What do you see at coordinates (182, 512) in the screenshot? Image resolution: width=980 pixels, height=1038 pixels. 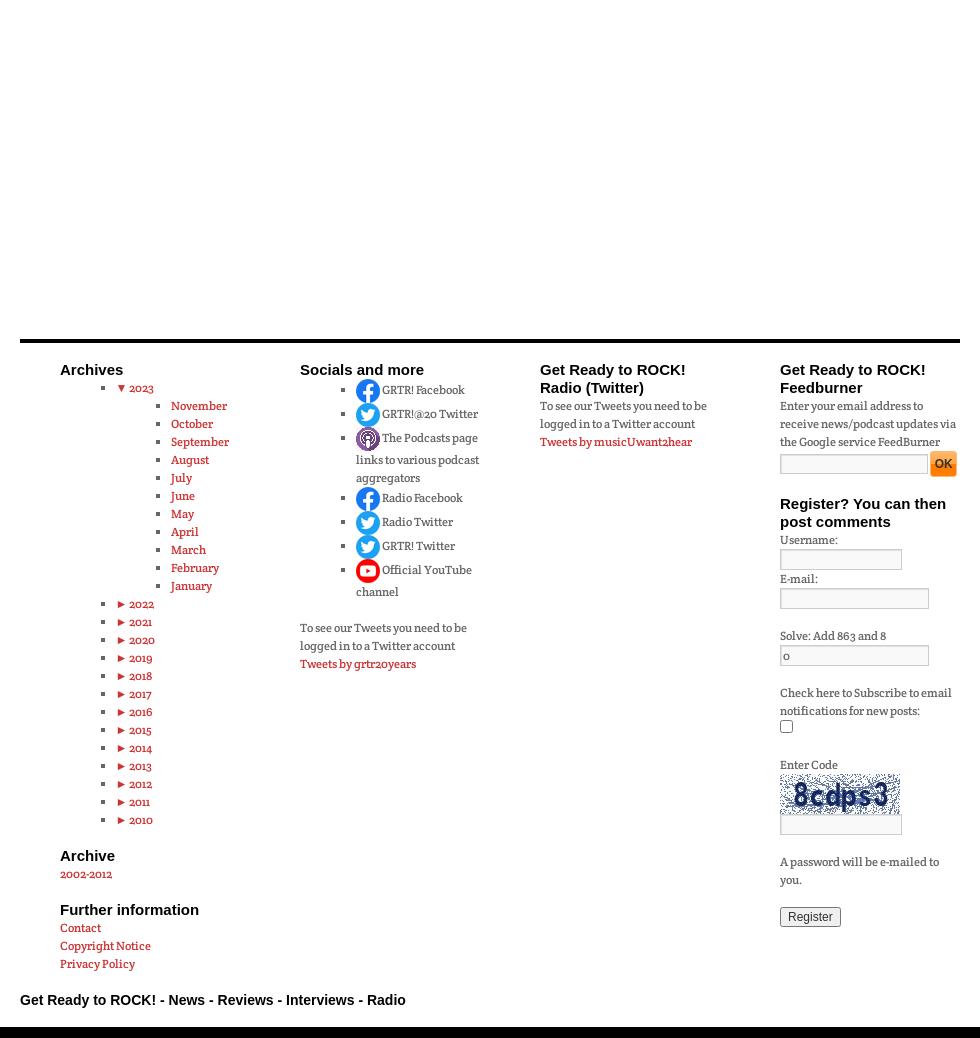 I see `'May'` at bounding box center [182, 512].